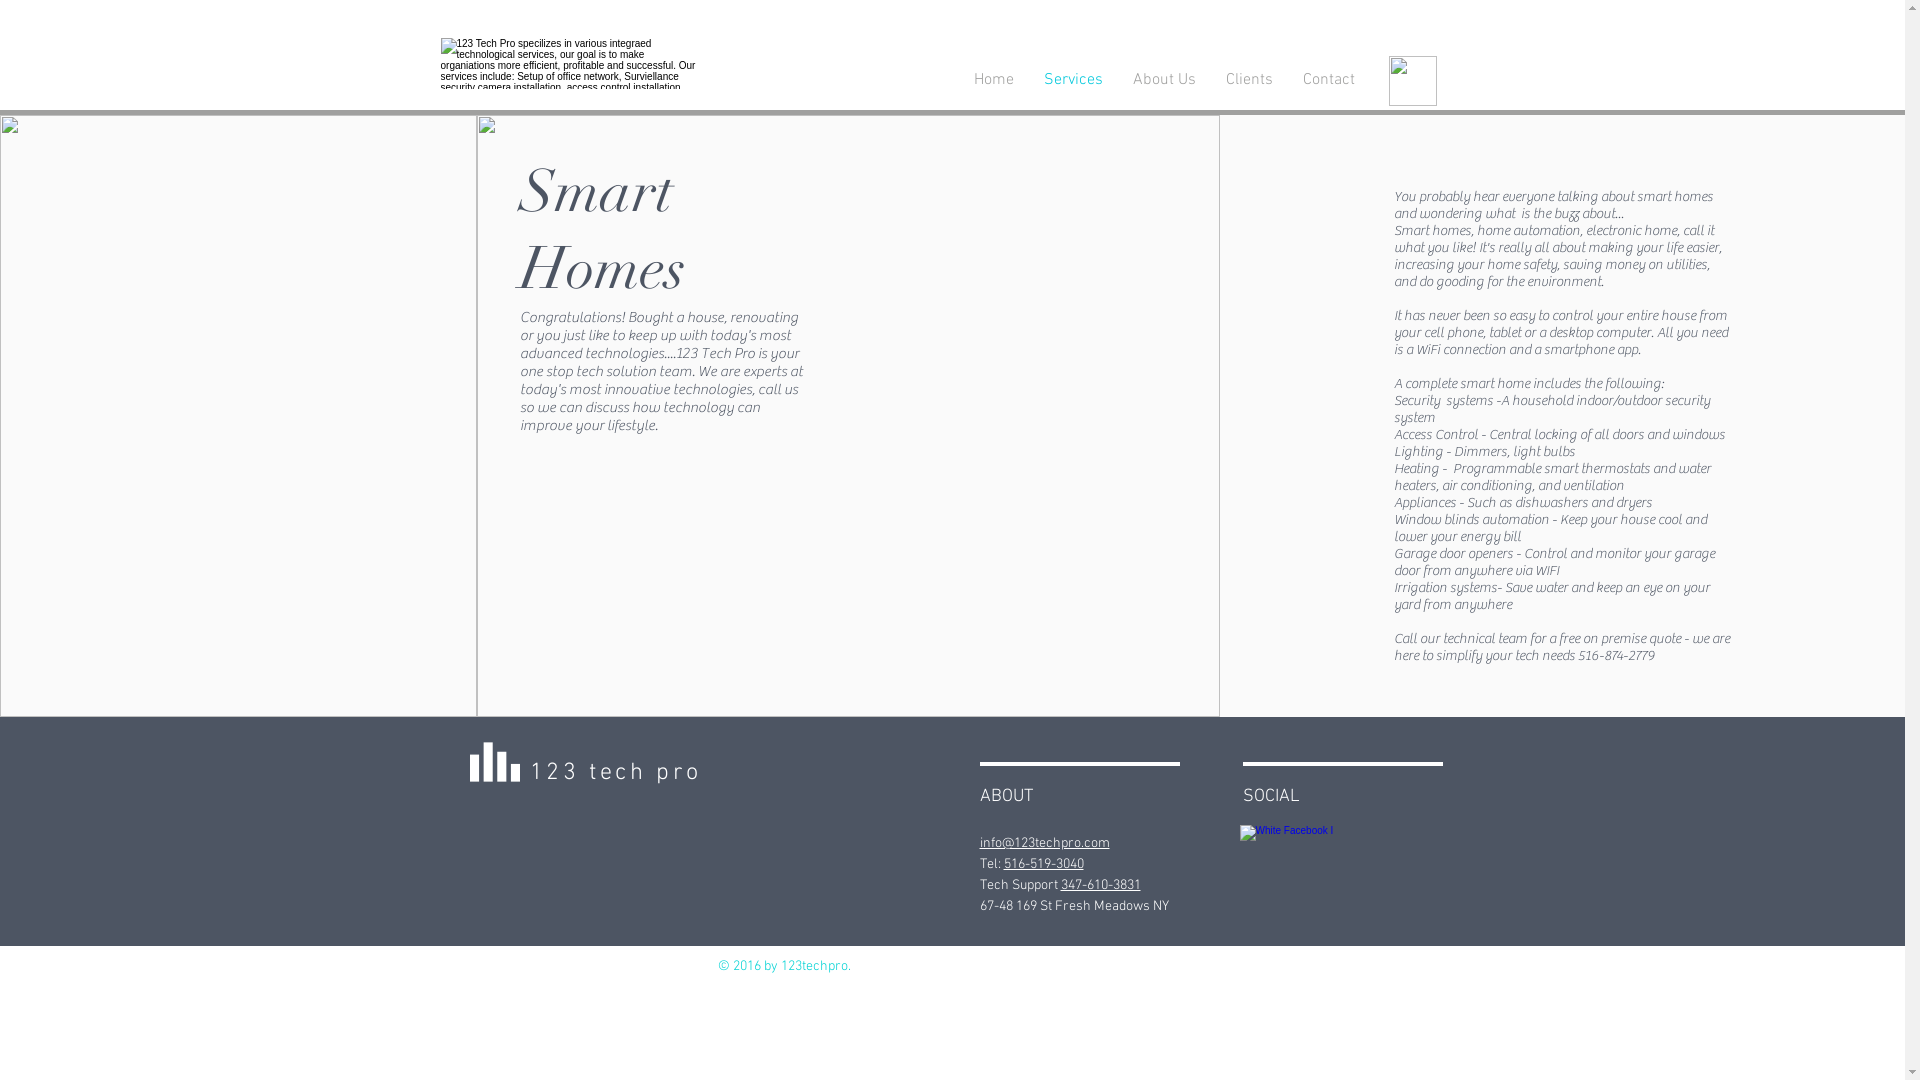 This screenshot has height=1080, width=1920. I want to click on 'Clients', so click(1247, 79).